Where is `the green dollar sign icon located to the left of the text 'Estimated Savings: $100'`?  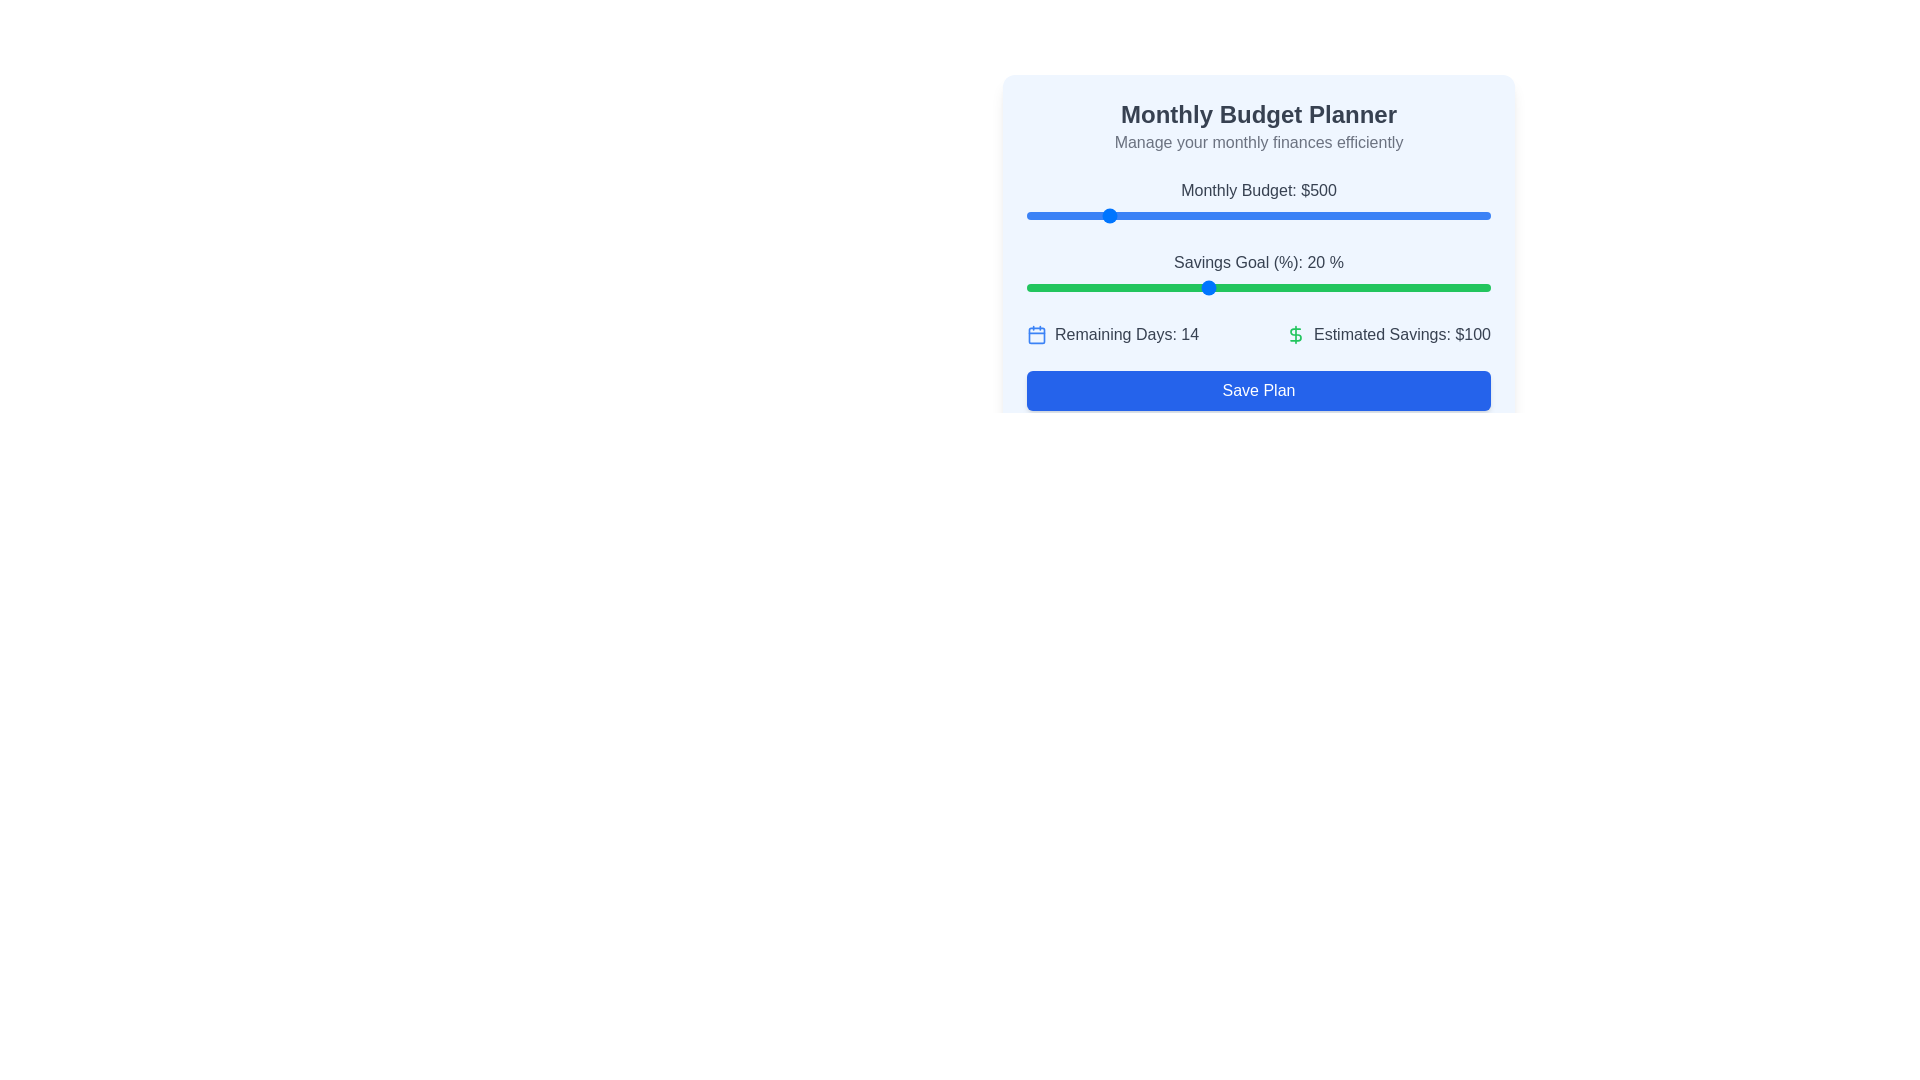 the green dollar sign icon located to the left of the text 'Estimated Savings: $100' is located at coordinates (1296, 334).